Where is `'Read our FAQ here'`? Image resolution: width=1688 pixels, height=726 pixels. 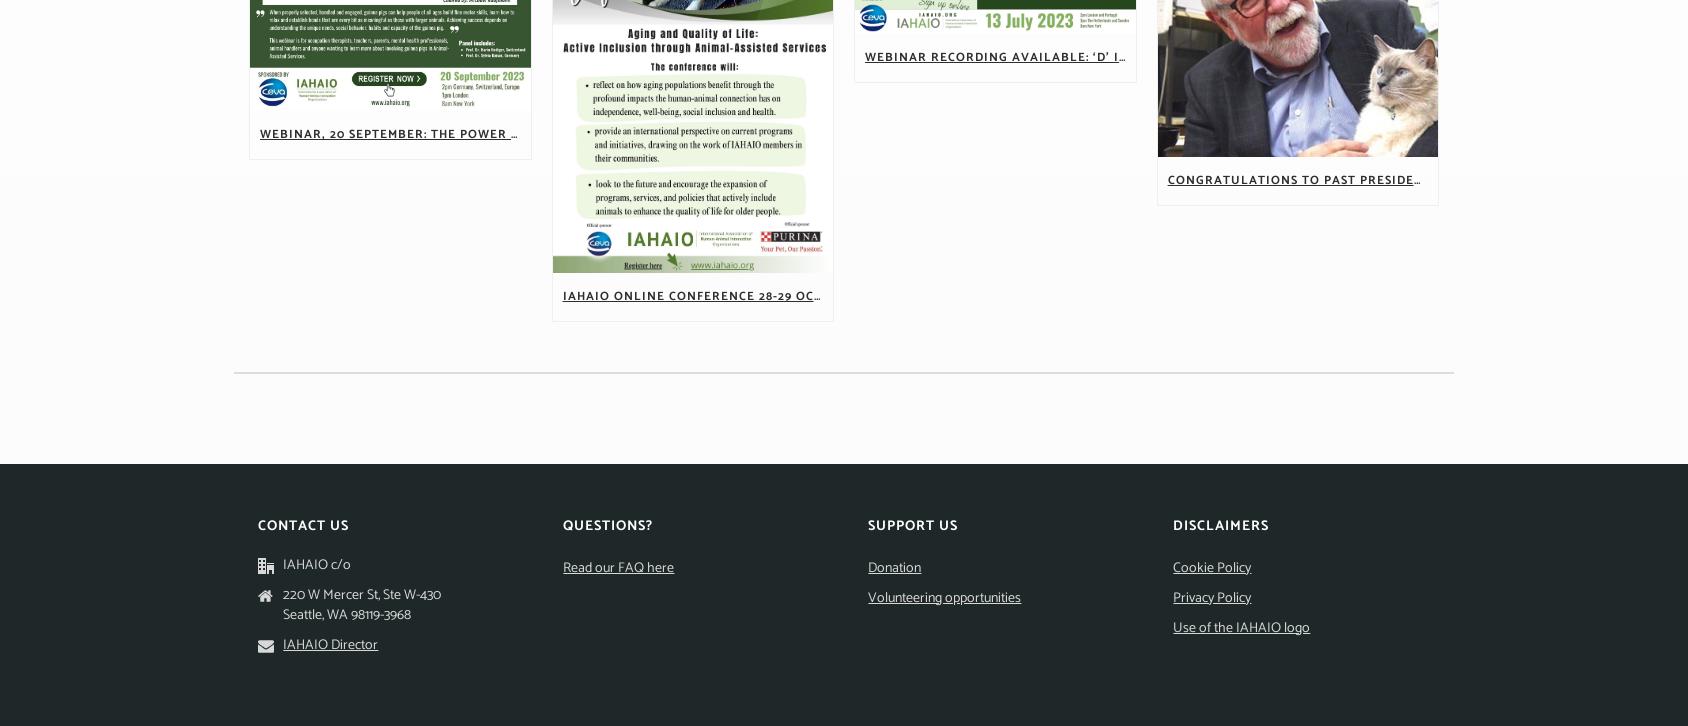
'Read our FAQ here' is located at coordinates (618, 566).